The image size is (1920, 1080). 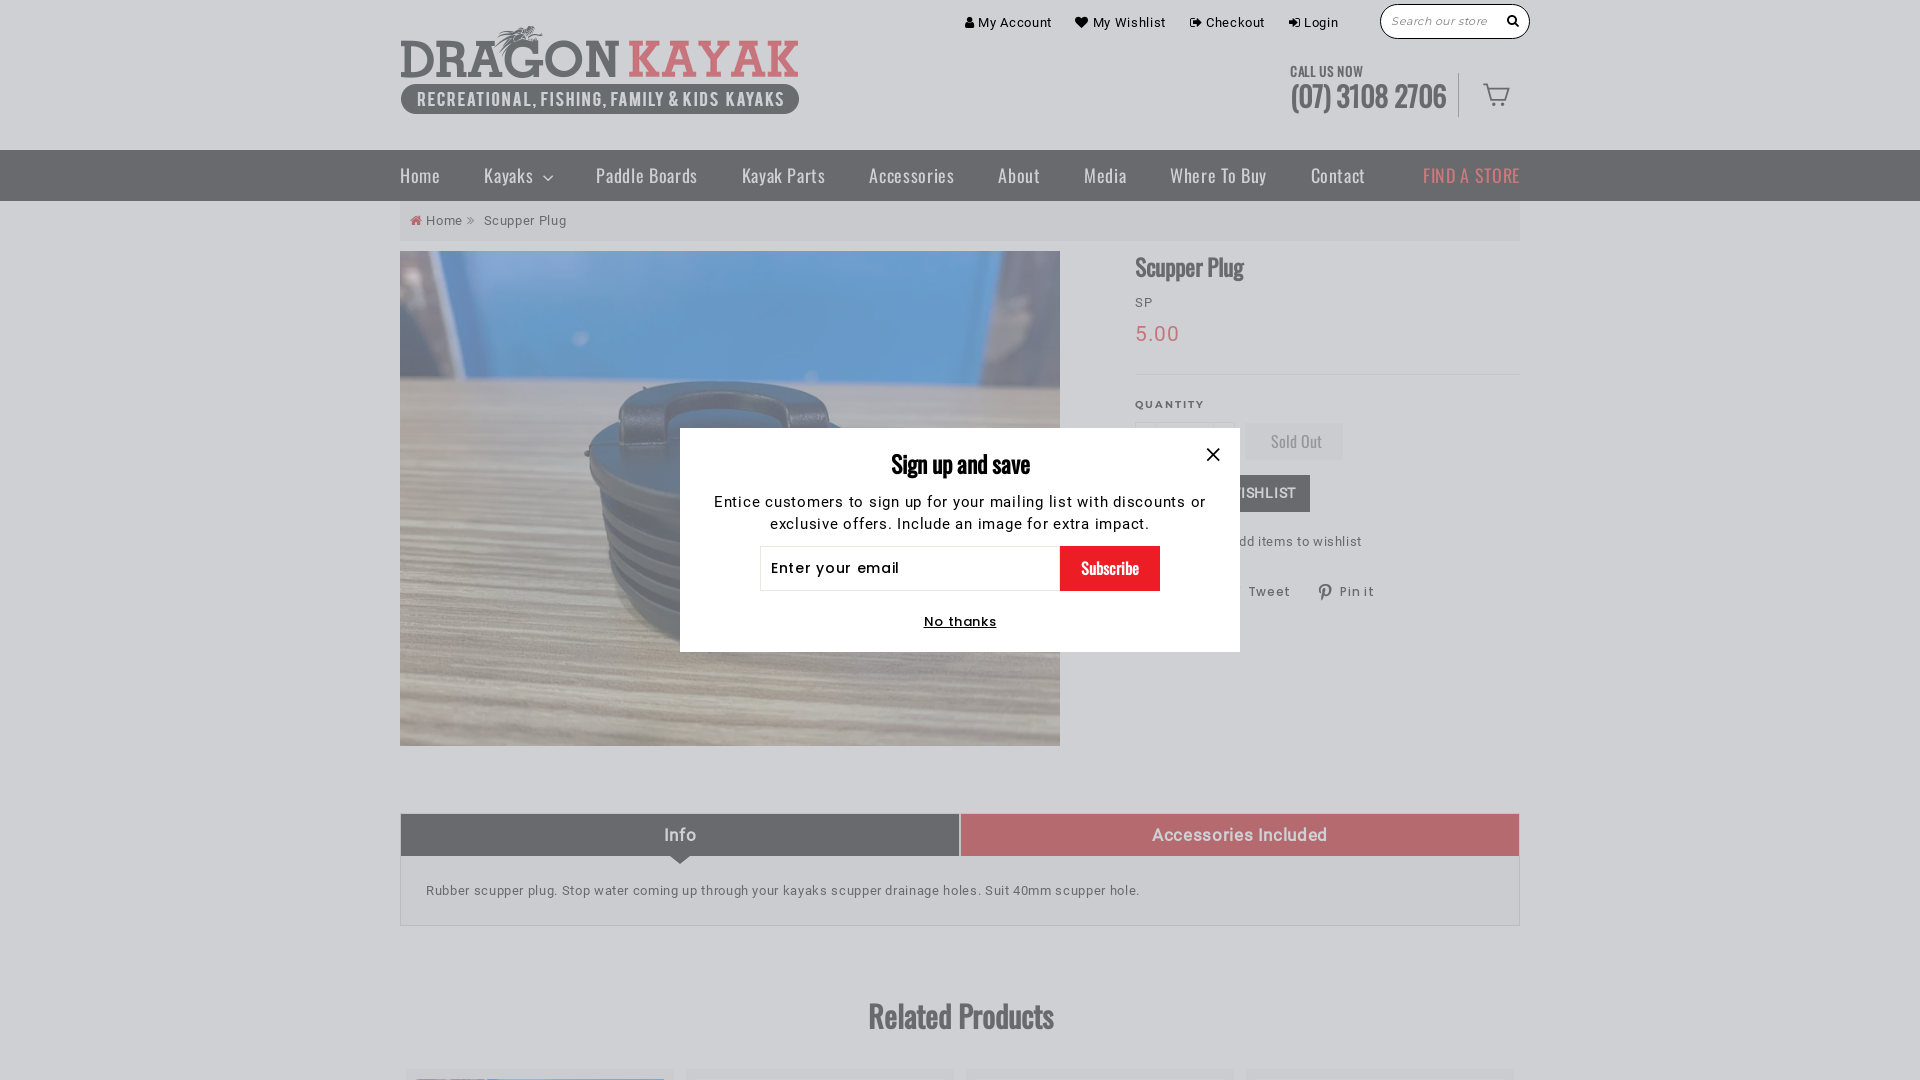 I want to click on 'Home', so click(x=435, y=220).